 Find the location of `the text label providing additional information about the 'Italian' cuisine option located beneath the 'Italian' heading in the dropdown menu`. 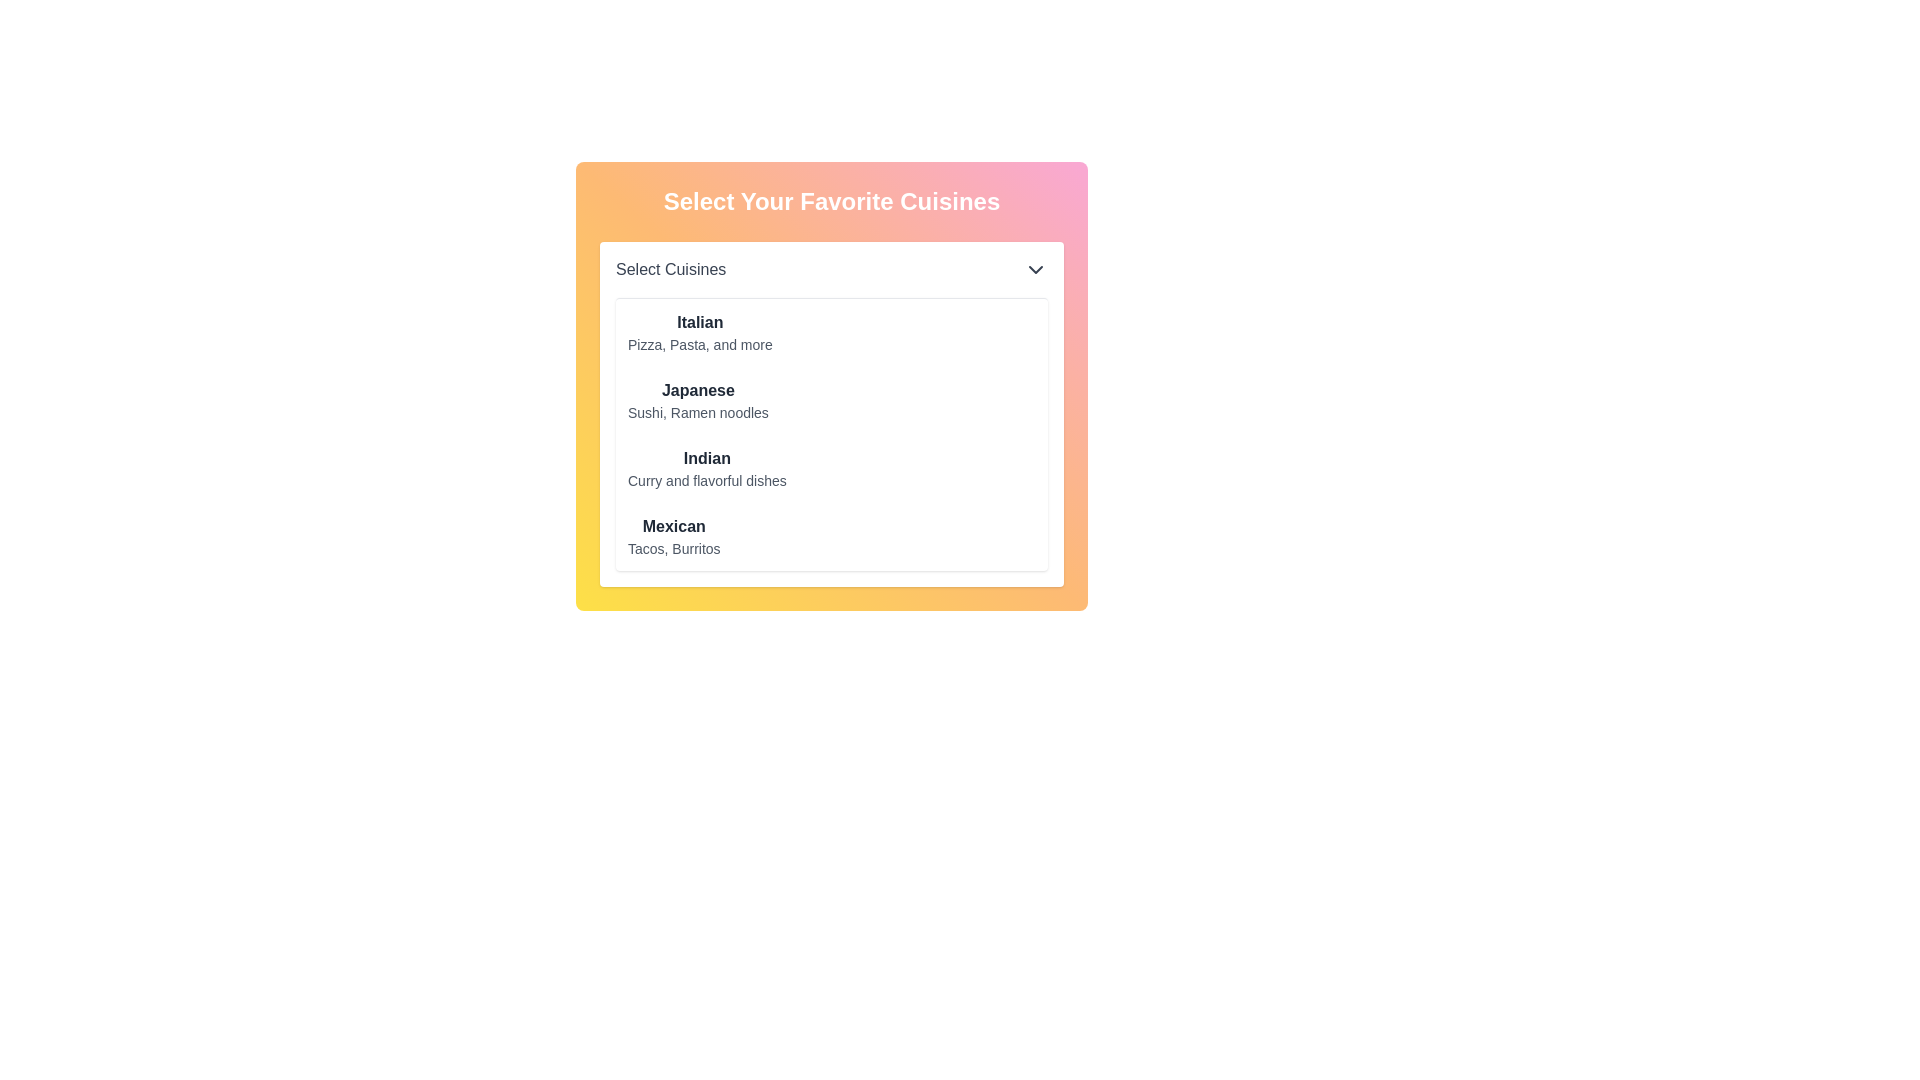

the text label providing additional information about the 'Italian' cuisine option located beneath the 'Italian' heading in the dropdown menu is located at coordinates (700, 343).